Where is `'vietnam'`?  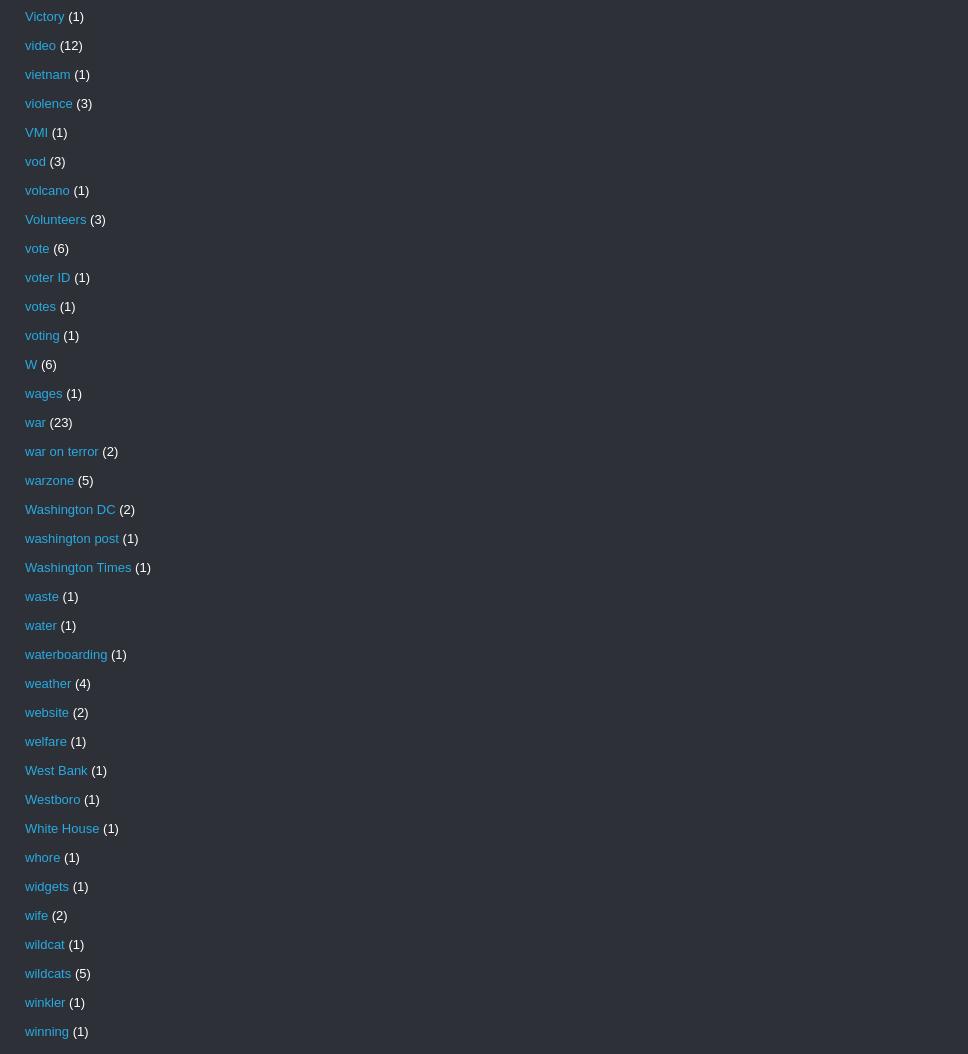
'vietnam' is located at coordinates (46, 73).